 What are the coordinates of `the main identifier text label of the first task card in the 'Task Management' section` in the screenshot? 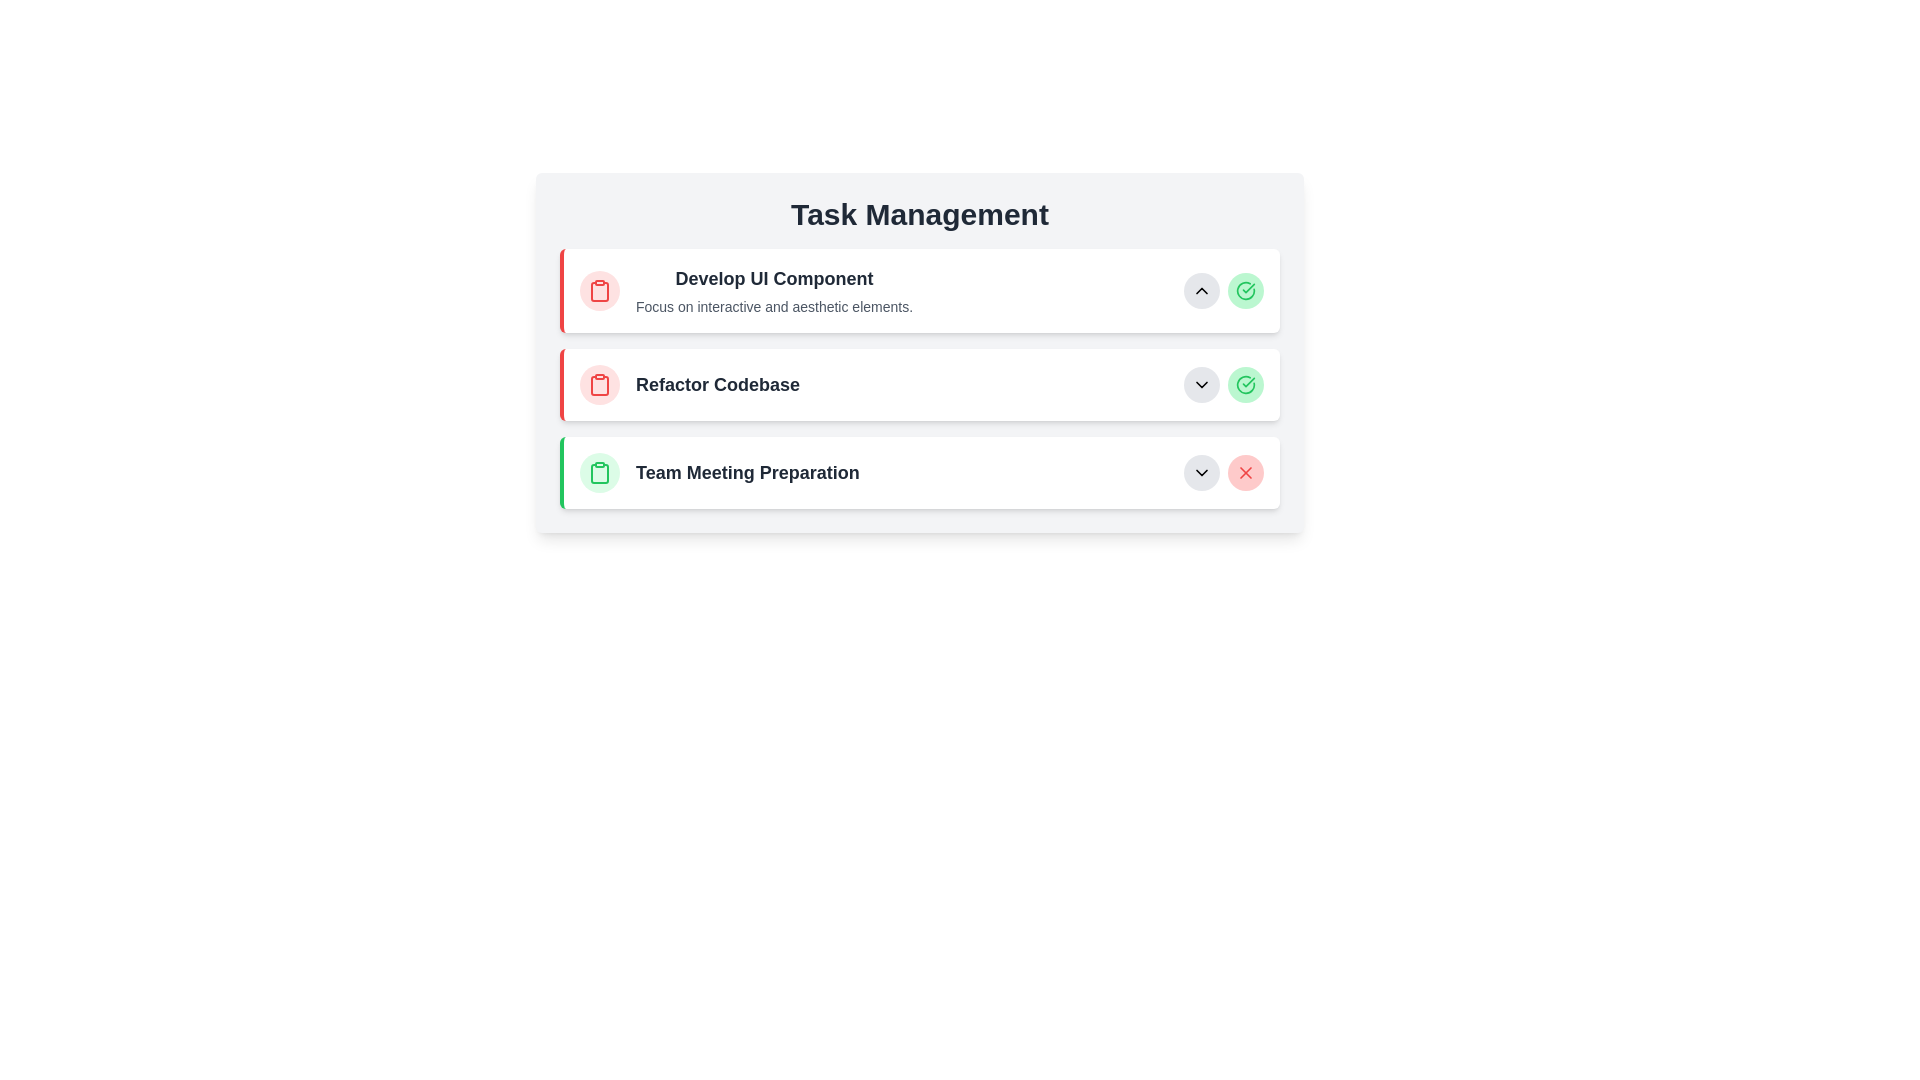 It's located at (773, 278).